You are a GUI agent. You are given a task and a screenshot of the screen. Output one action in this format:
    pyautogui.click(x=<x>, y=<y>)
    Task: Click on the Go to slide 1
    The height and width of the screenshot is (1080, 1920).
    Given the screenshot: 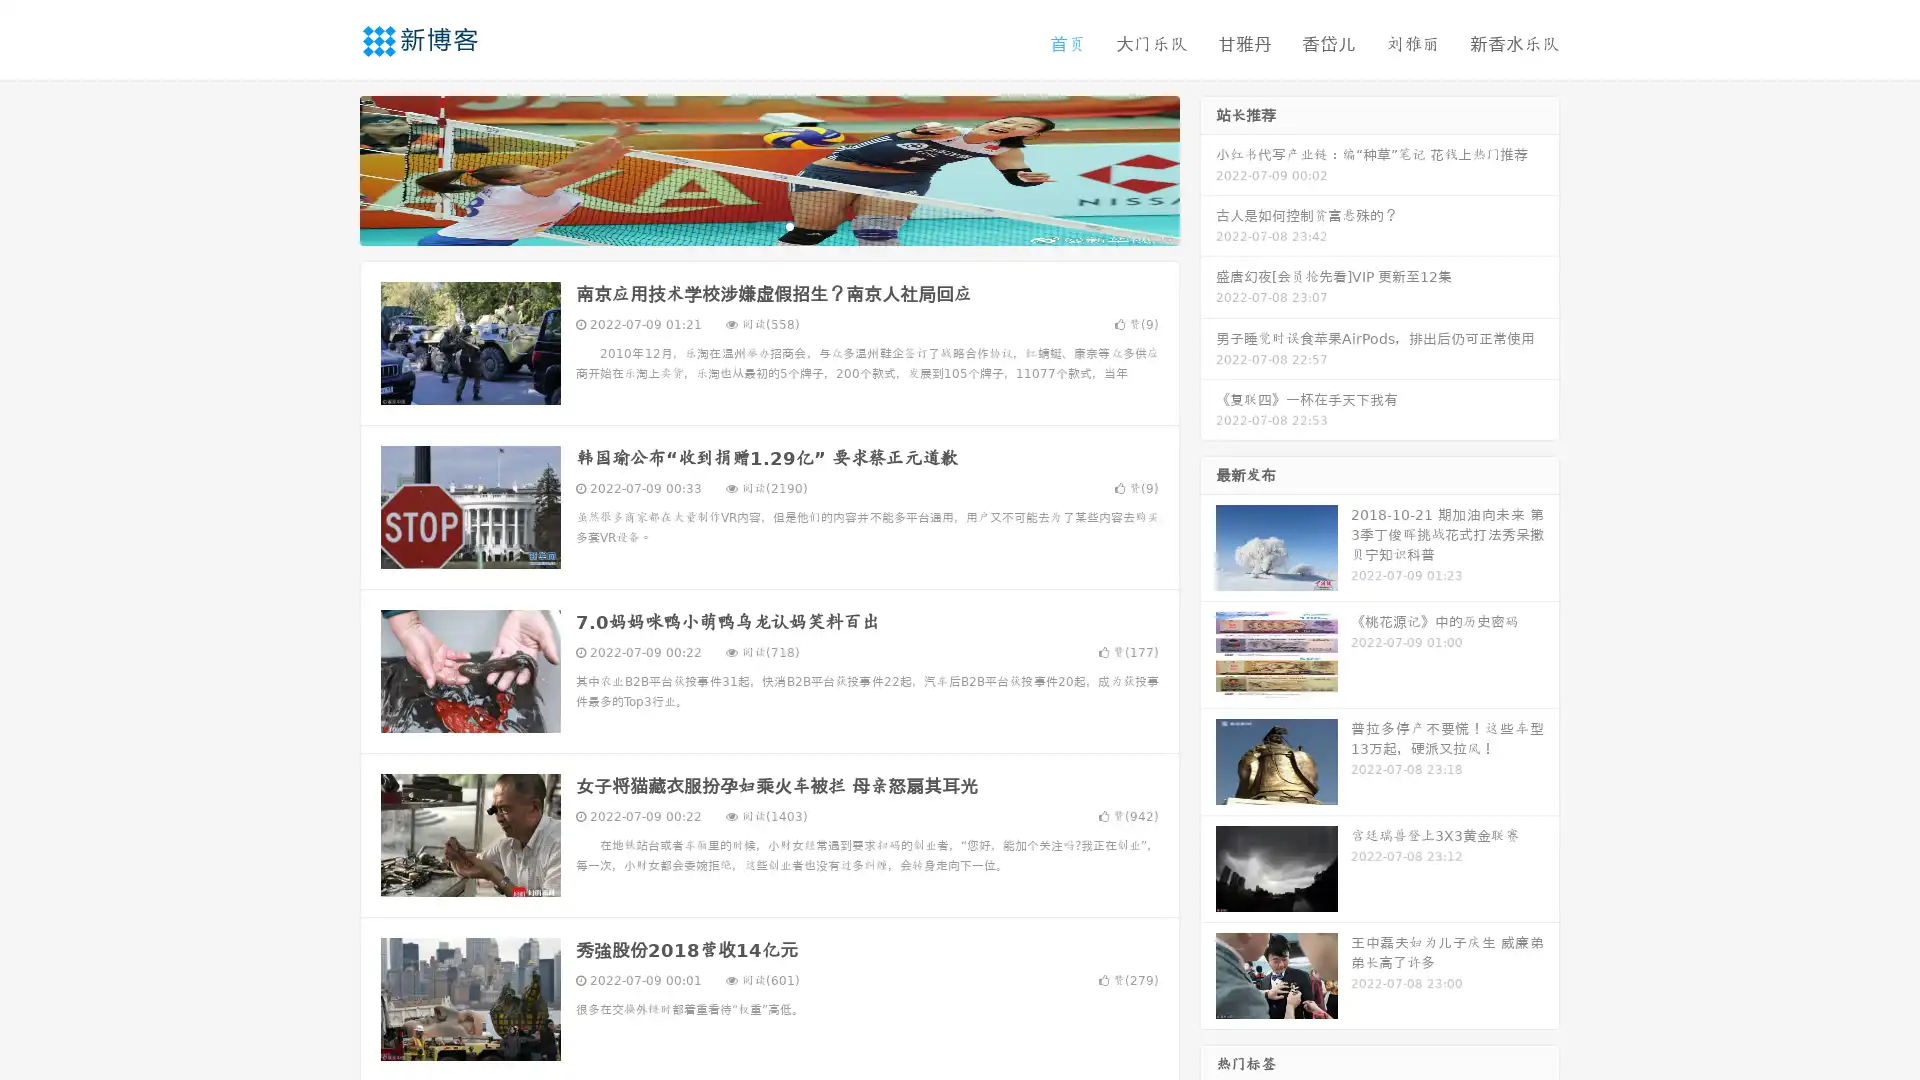 What is the action you would take?
    pyautogui.click(x=748, y=225)
    